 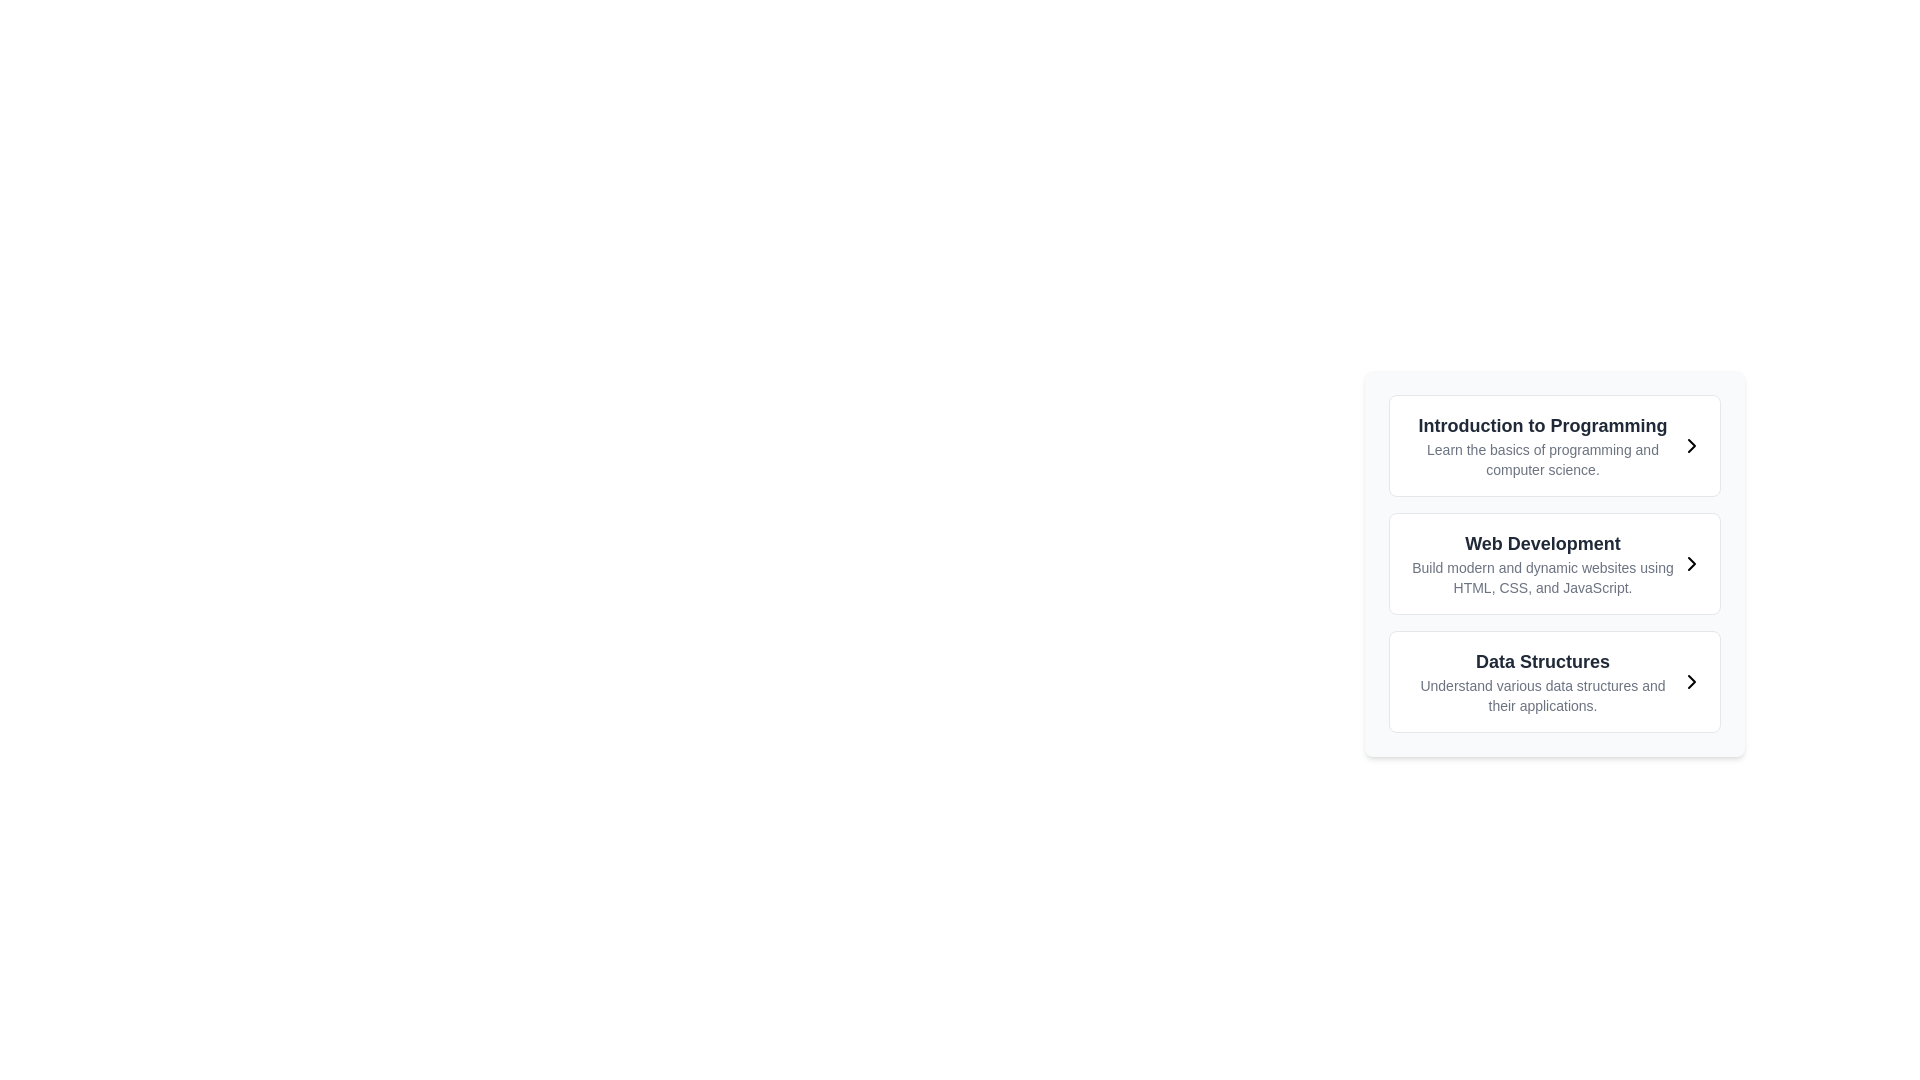 What do you see at coordinates (1541, 459) in the screenshot?
I see `the static text block element that reads 'Learn the basics of programming and computer science', which is located under the bold header 'Introduction to Programming'` at bounding box center [1541, 459].